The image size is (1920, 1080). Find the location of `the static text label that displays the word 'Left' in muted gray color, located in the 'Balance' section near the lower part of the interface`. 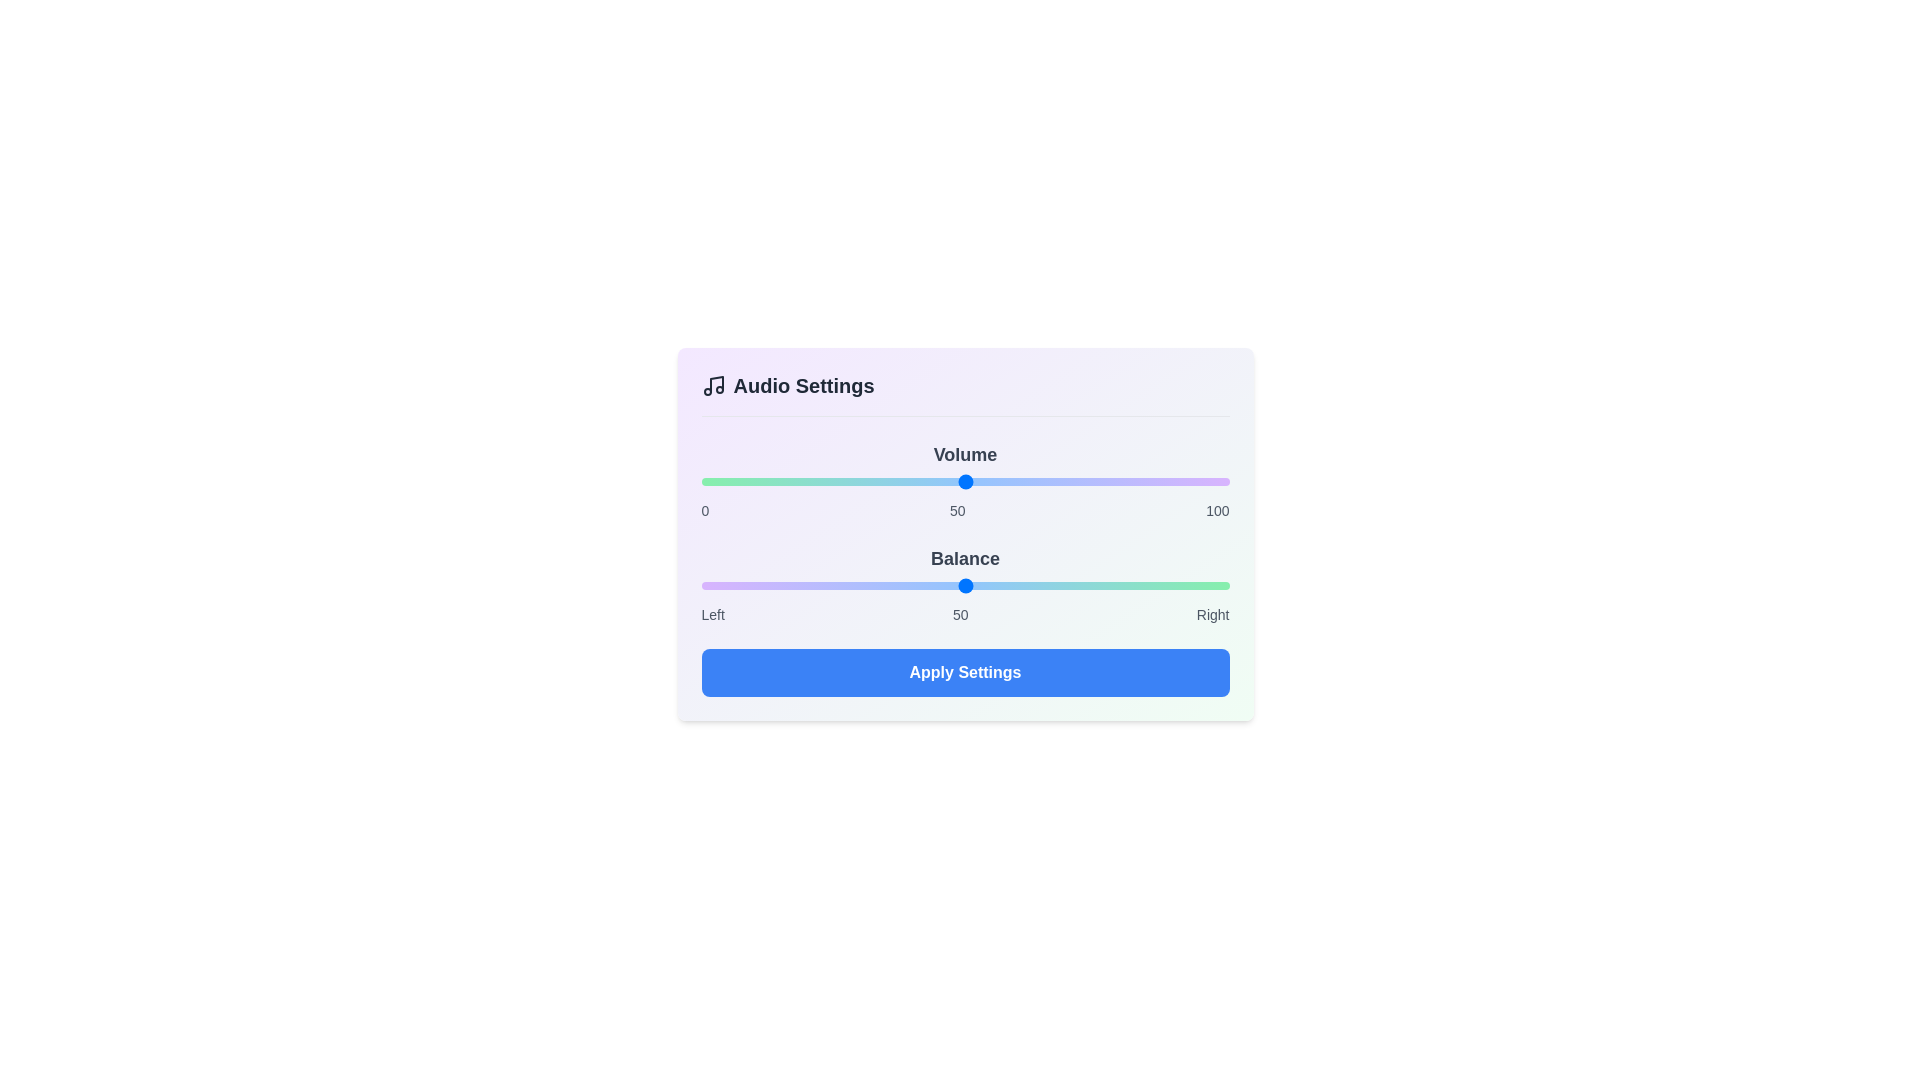

the static text label that displays the word 'Left' in muted gray color, located in the 'Balance' section near the lower part of the interface is located at coordinates (713, 613).